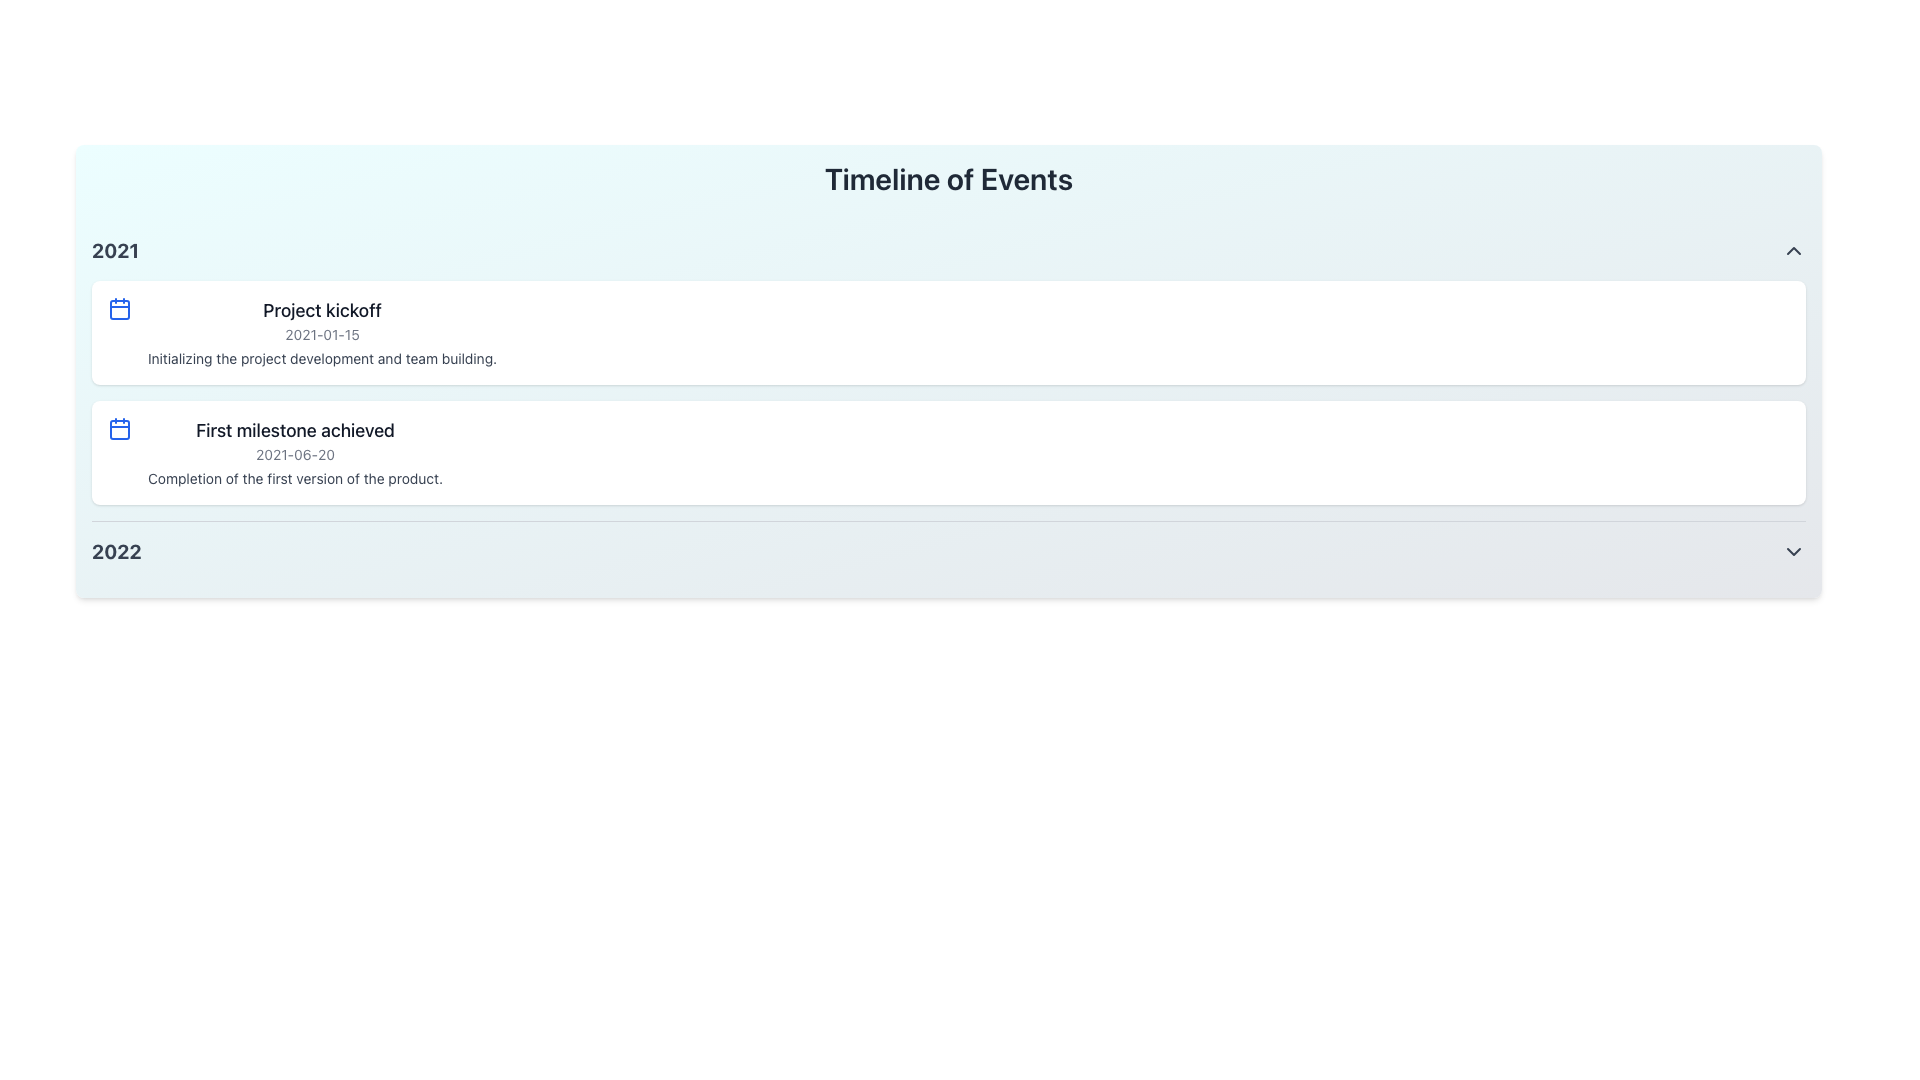 The image size is (1920, 1080). Describe the element at coordinates (322, 334) in the screenshot. I see `date displayed in the Text Label that is located below the title 'Project kickoff' and above the description for the first timeline card of 2021` at that location.